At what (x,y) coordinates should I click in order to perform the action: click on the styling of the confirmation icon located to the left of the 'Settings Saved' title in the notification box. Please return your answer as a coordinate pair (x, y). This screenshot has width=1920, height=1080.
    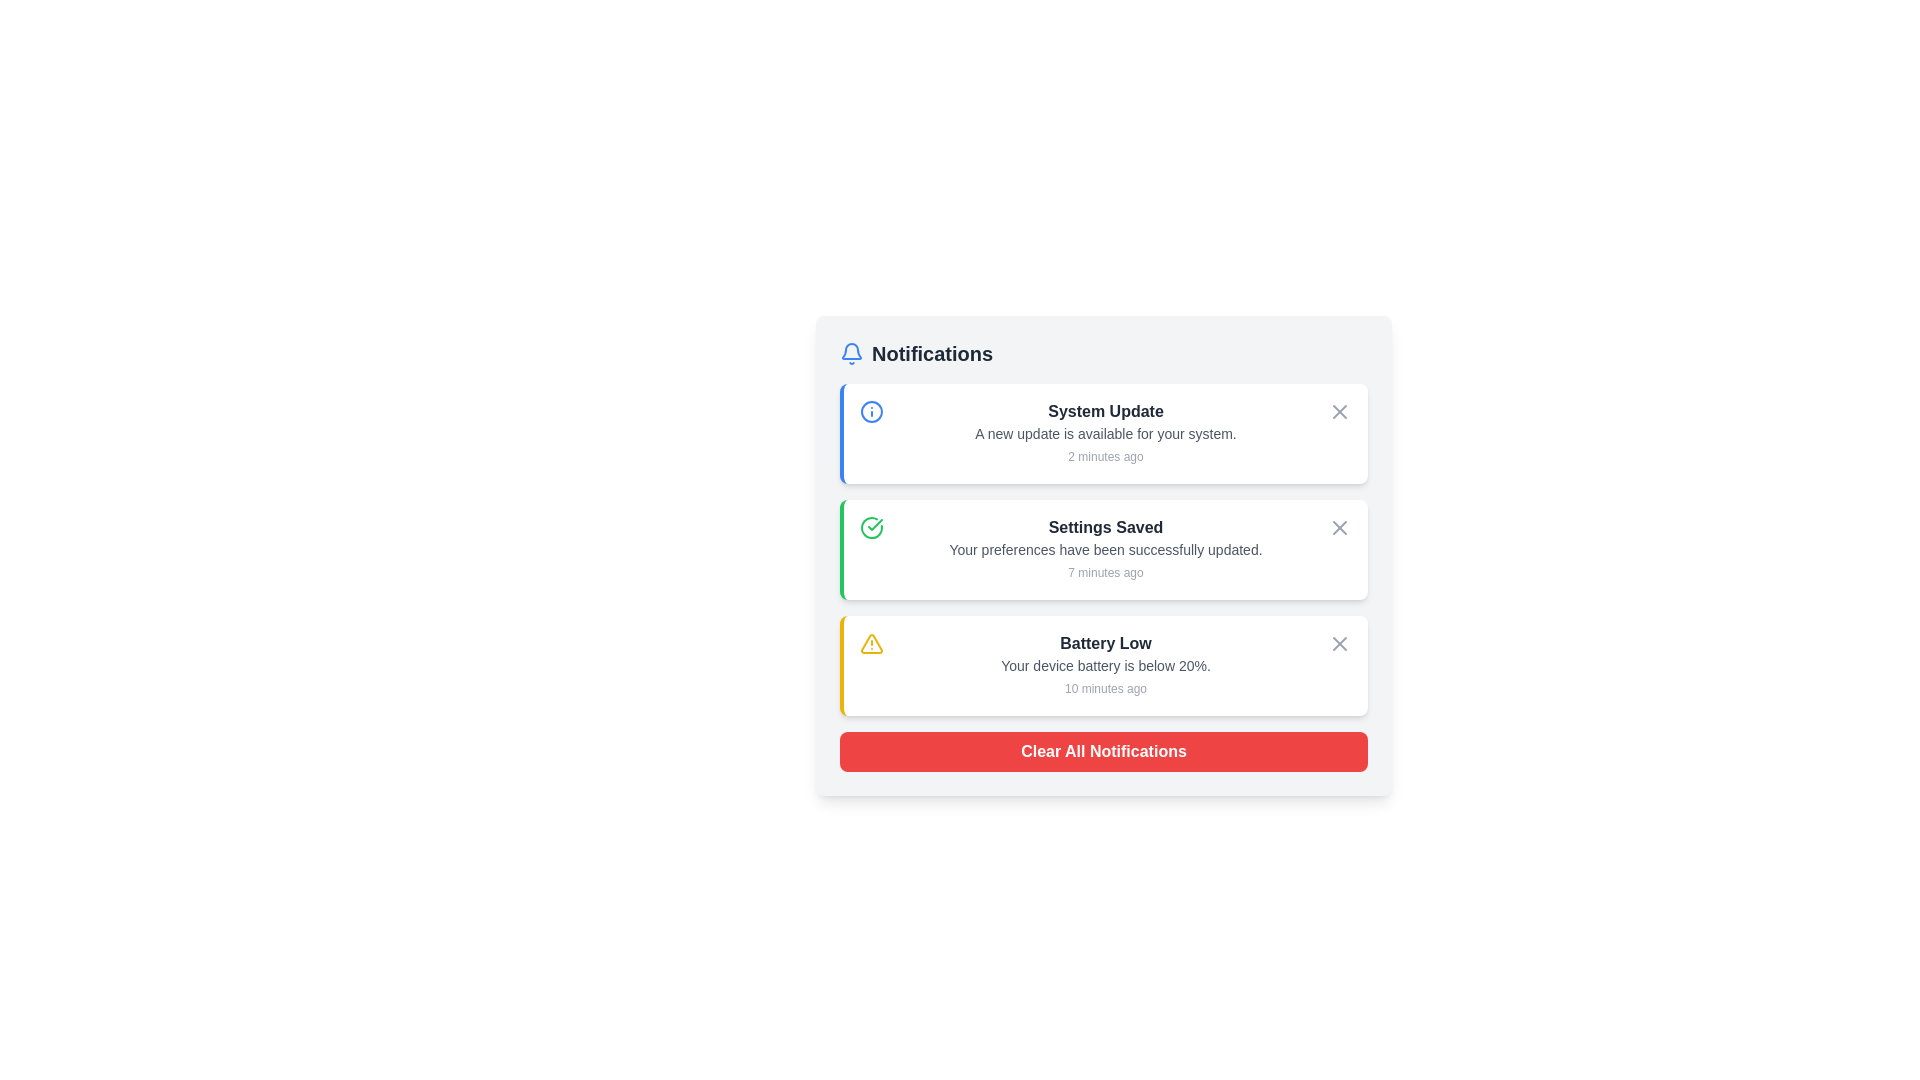
    Looking at the image, I should click on (872, 527).